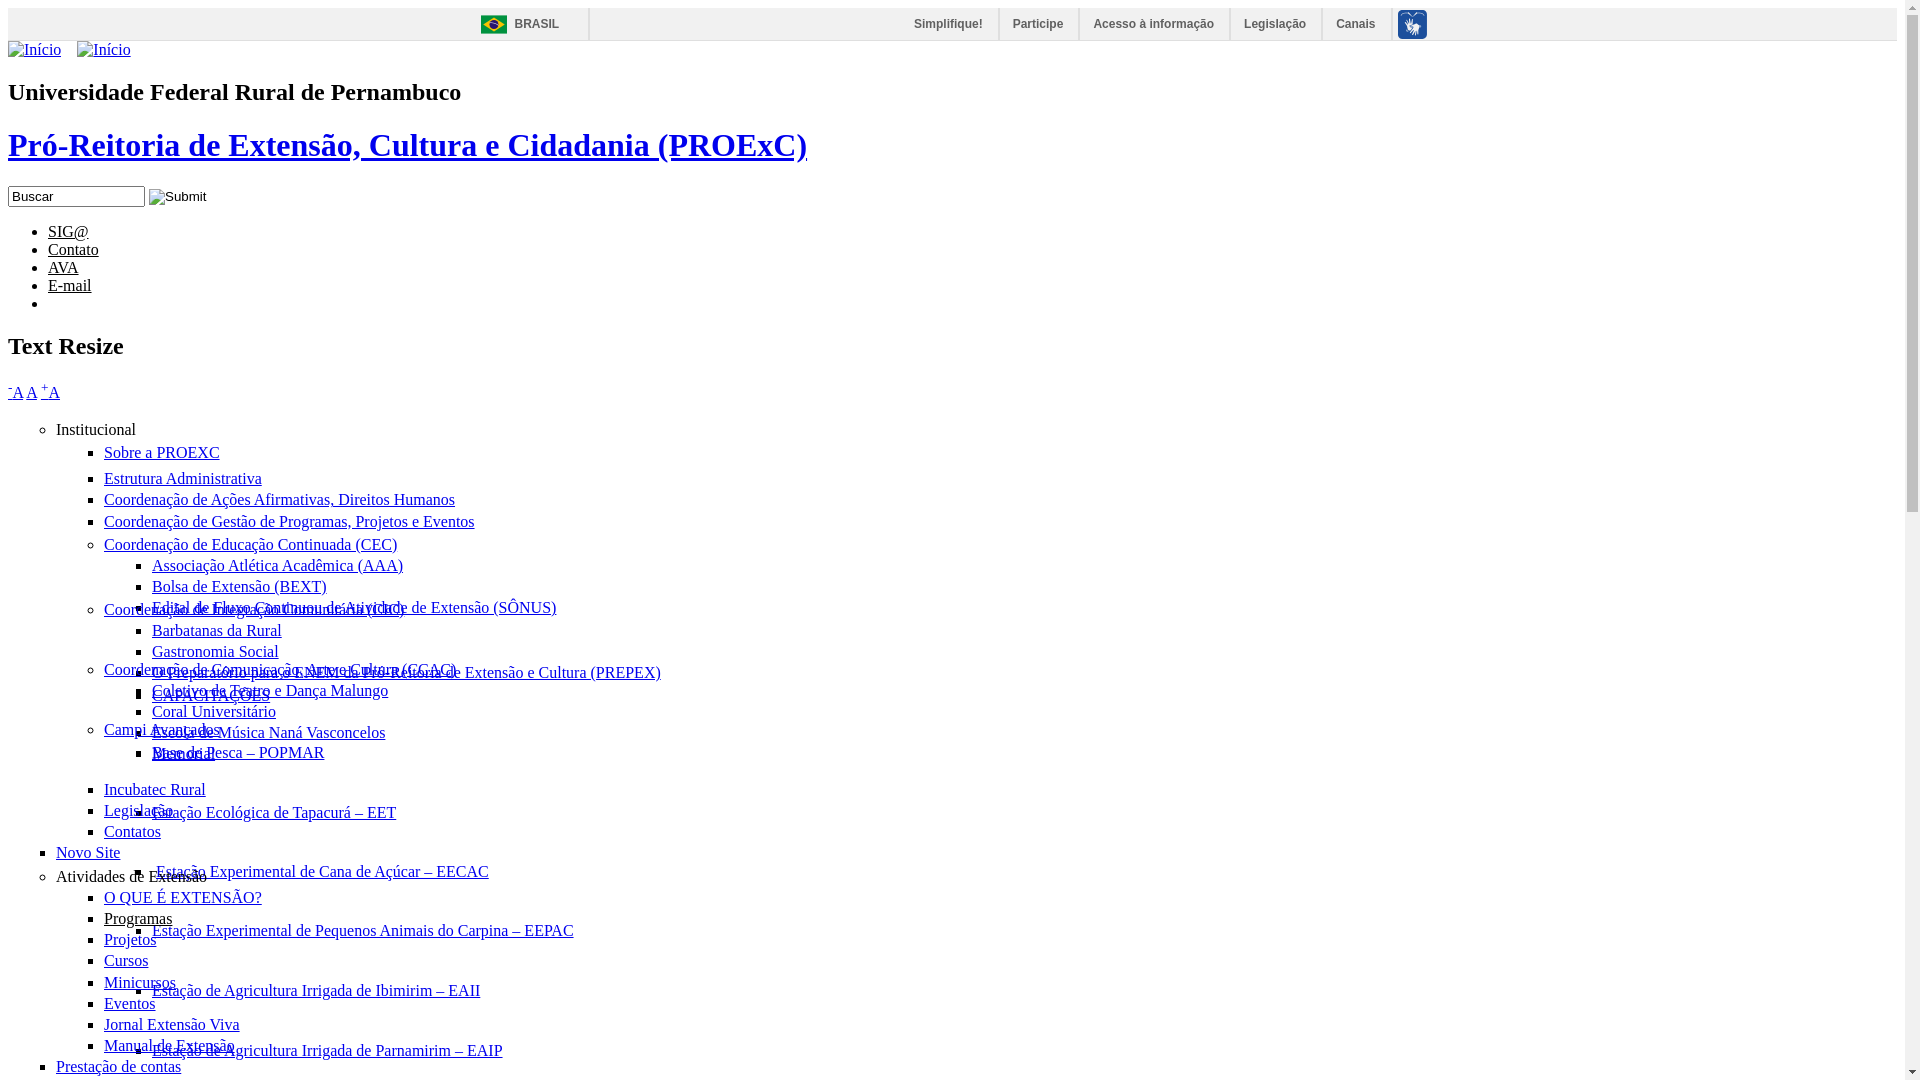 Image resolution: width=1920 pixels, height=1080 pixels. Describe the element at coordinates (112, 295) in the screenshot. I see `'Toggle high contrast'` at that location.